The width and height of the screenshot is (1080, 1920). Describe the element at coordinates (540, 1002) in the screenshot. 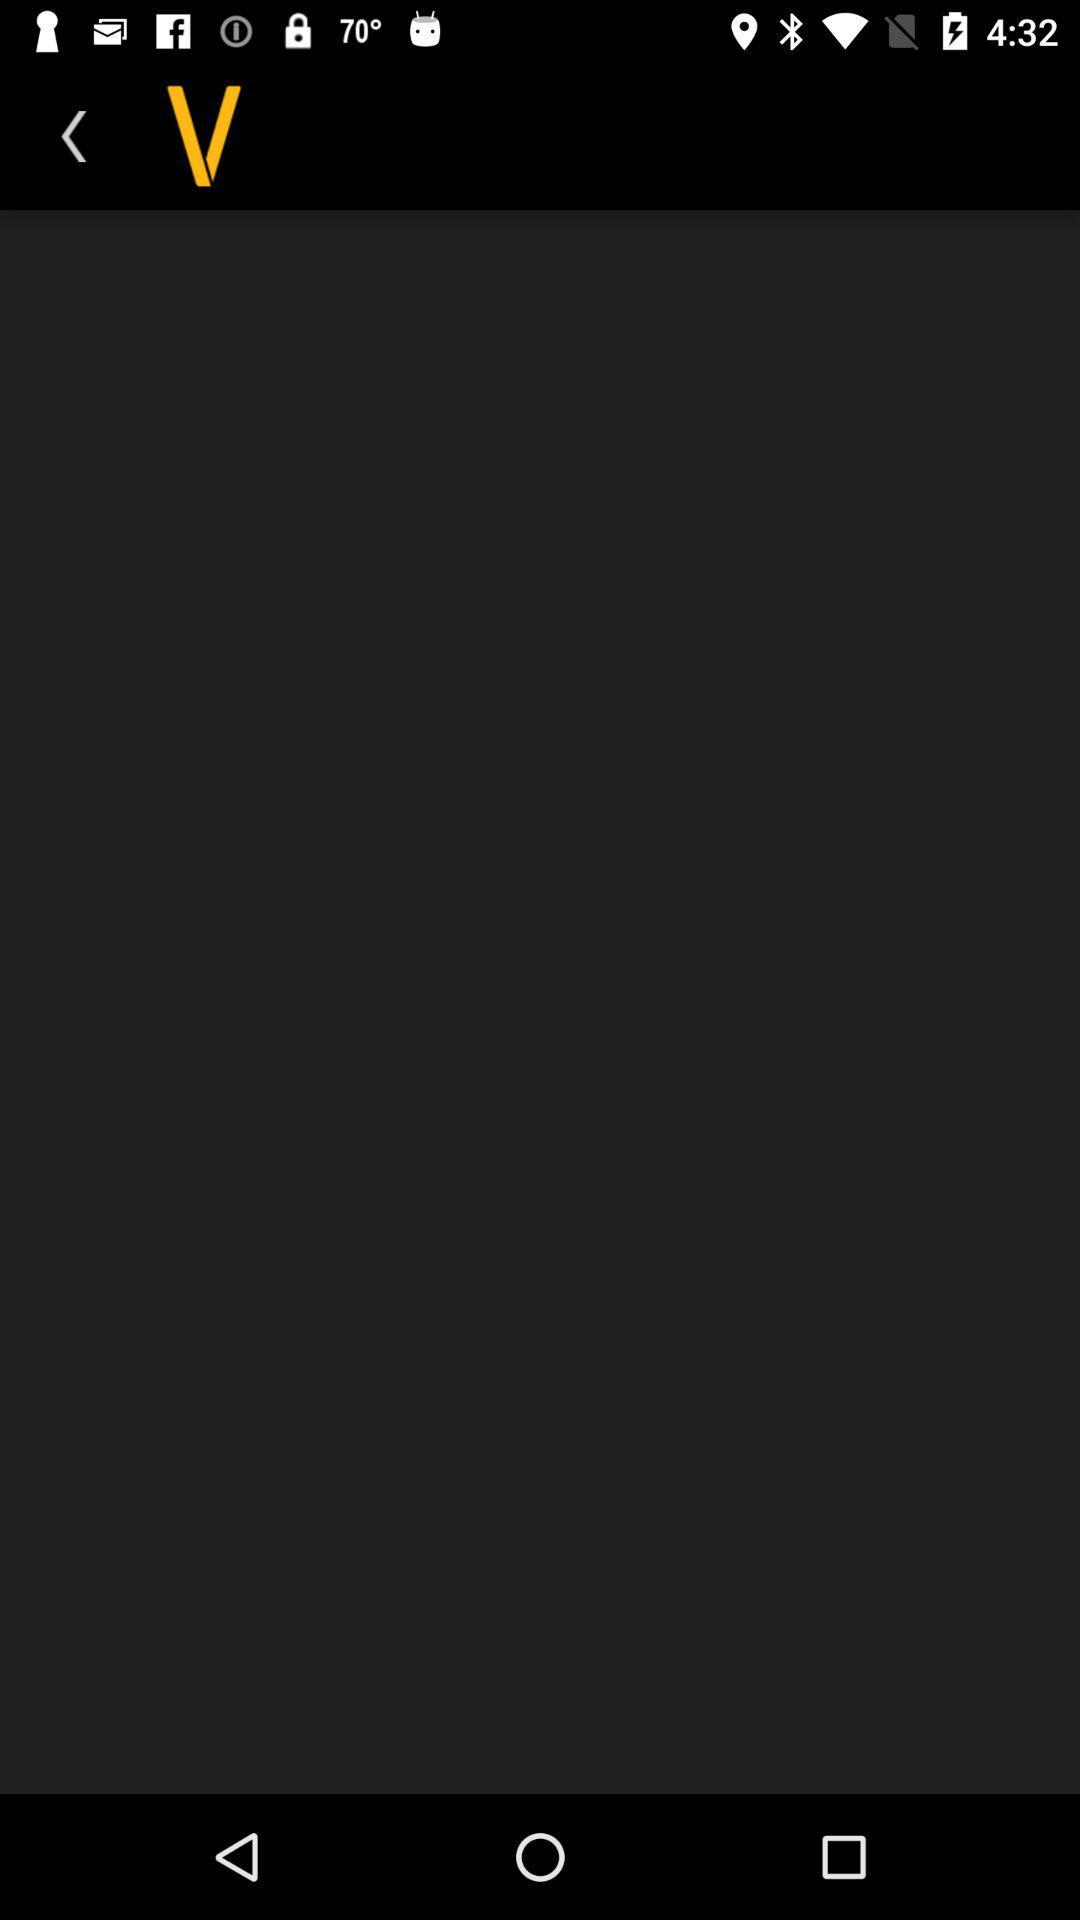

I see `item at the center` at that location.